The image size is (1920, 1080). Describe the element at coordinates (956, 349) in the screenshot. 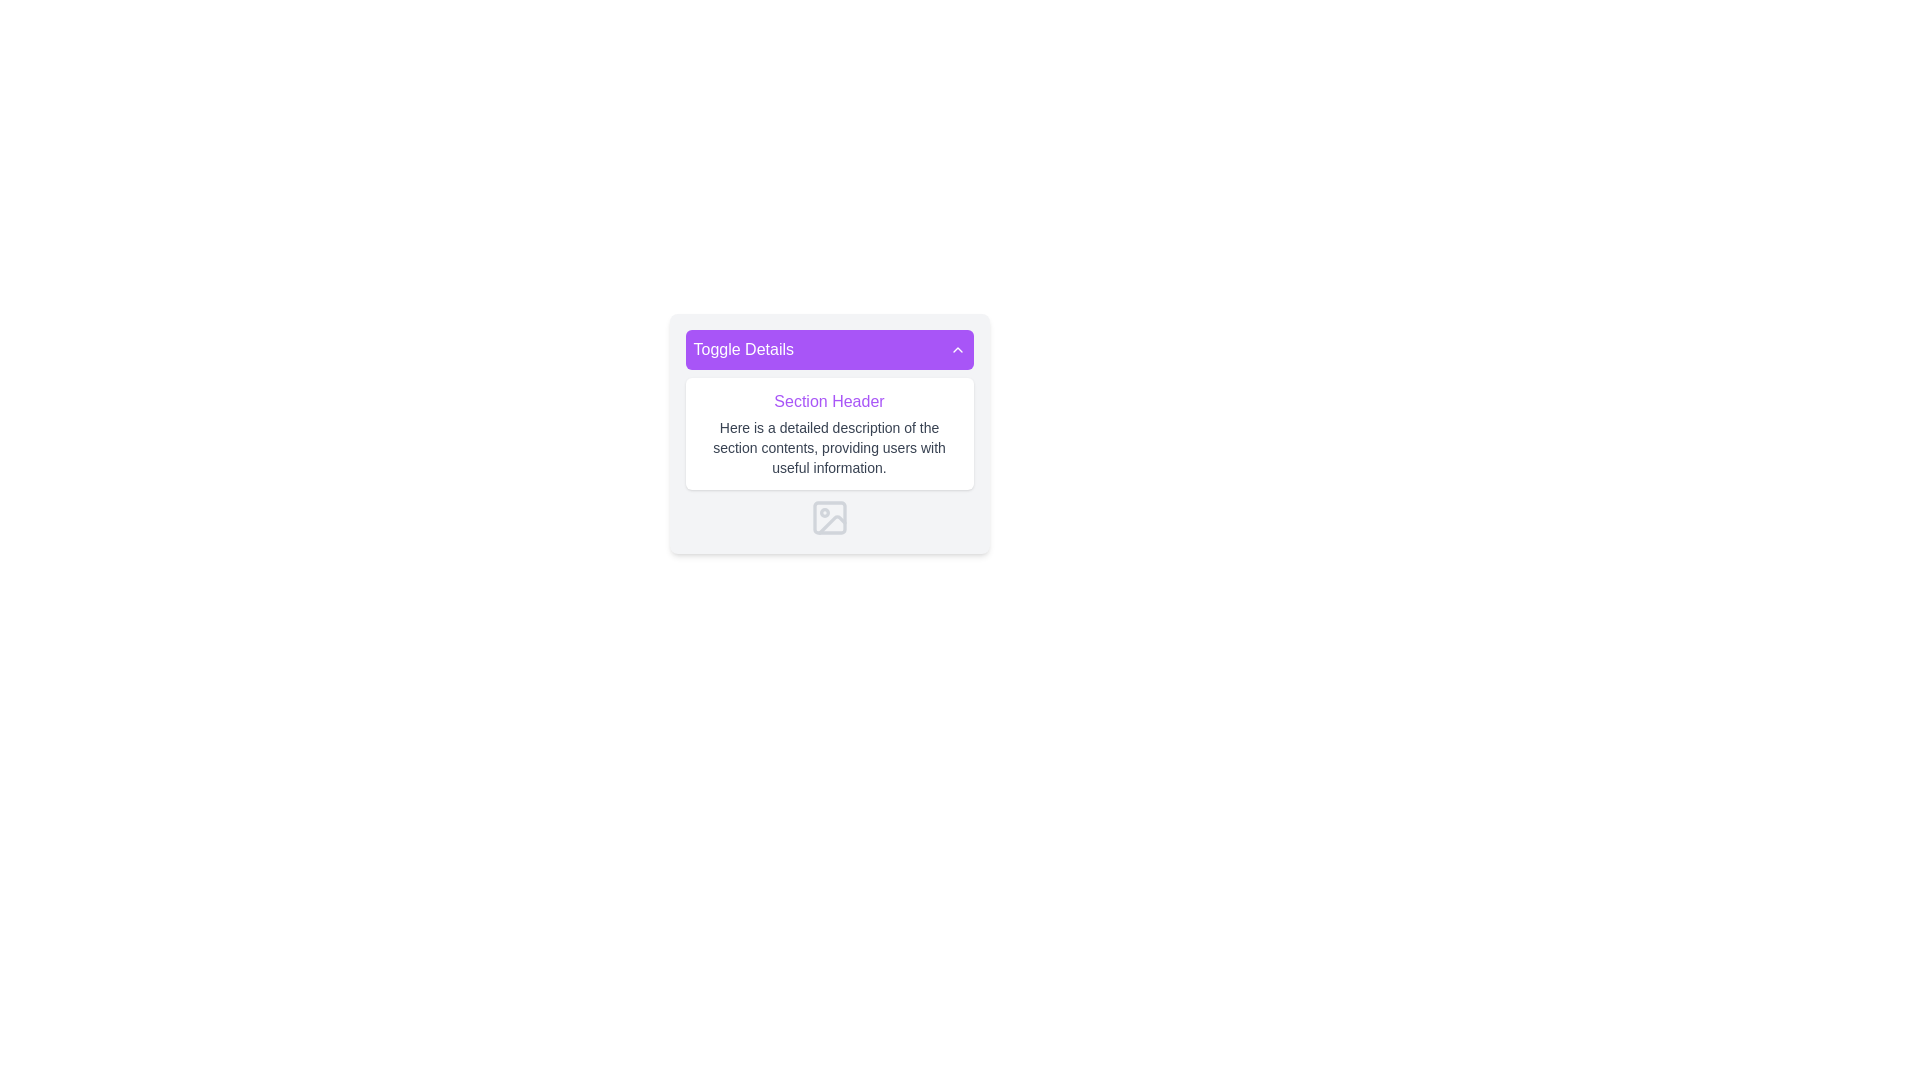

I see `the small upward chevron icon located at the right side of the purple header bar labeled 'Toggle Details'` at that location.